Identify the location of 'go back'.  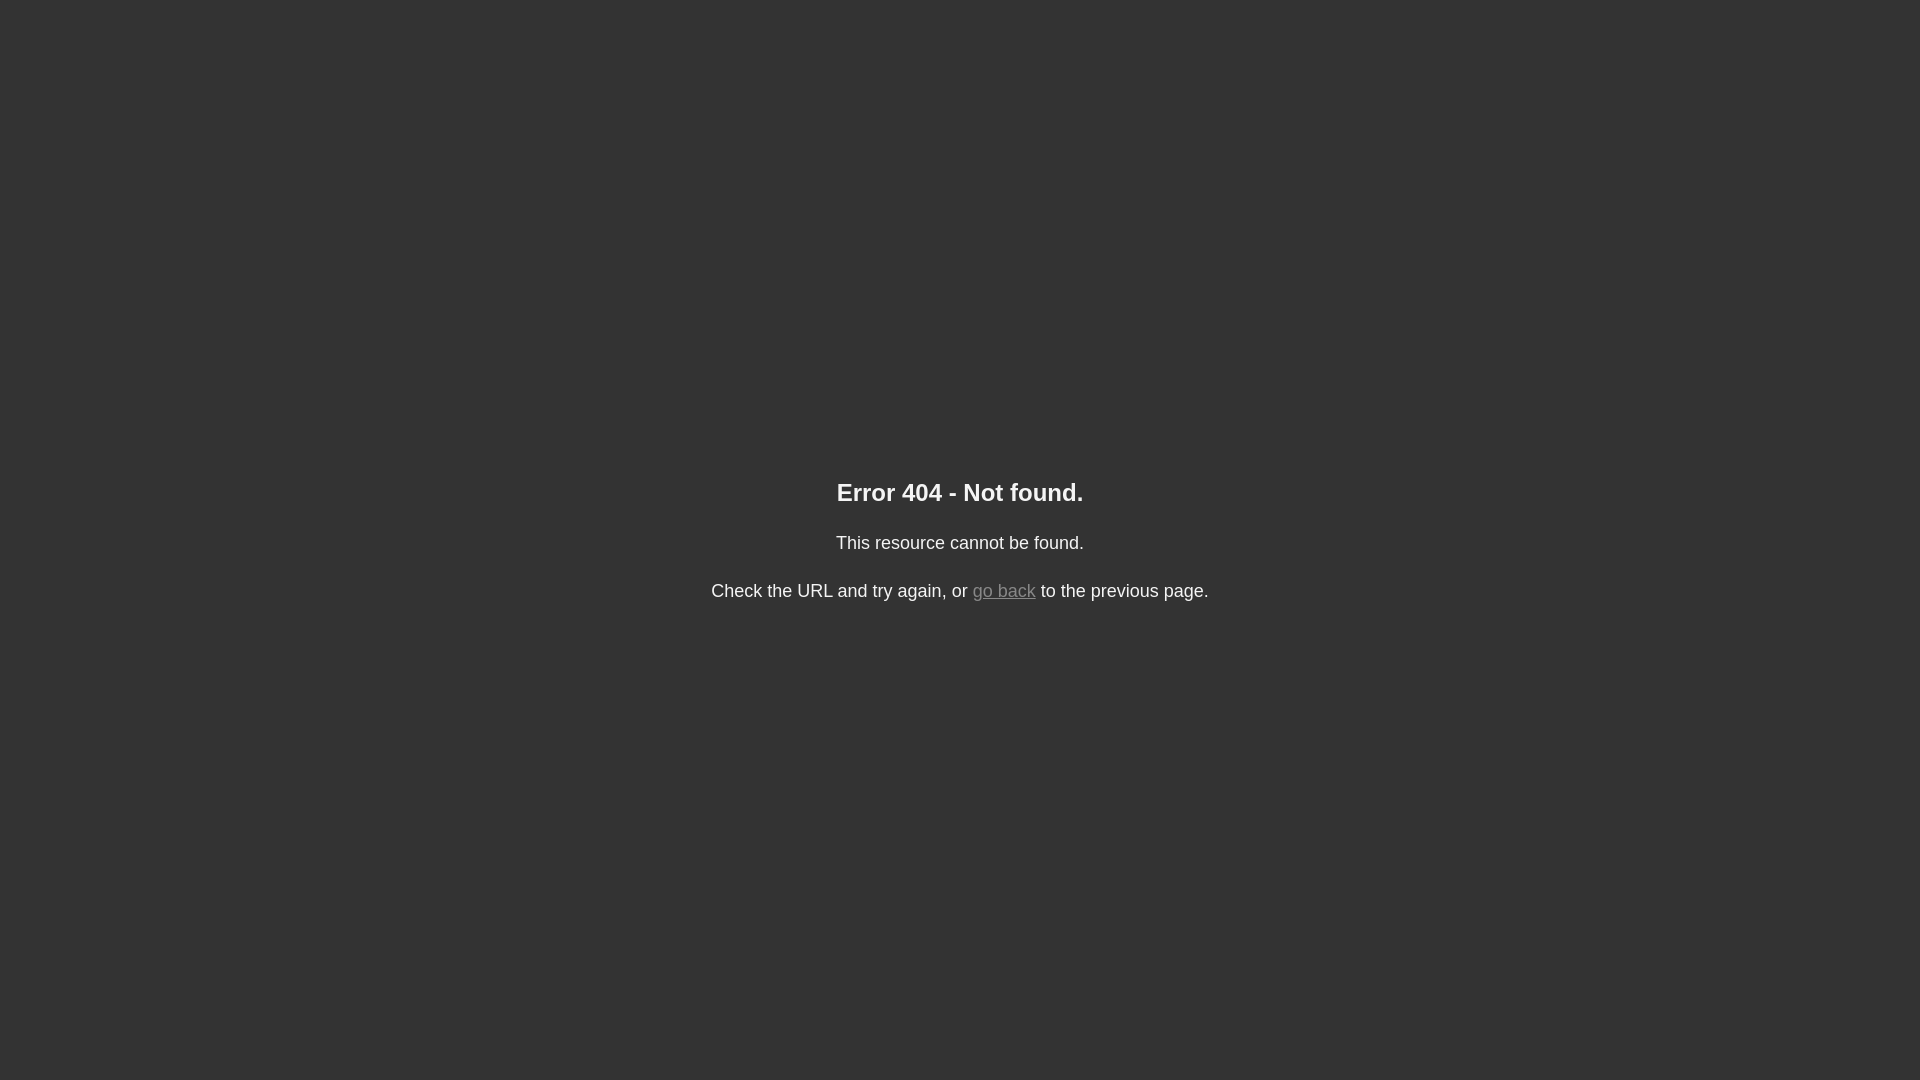
(1004, 589).